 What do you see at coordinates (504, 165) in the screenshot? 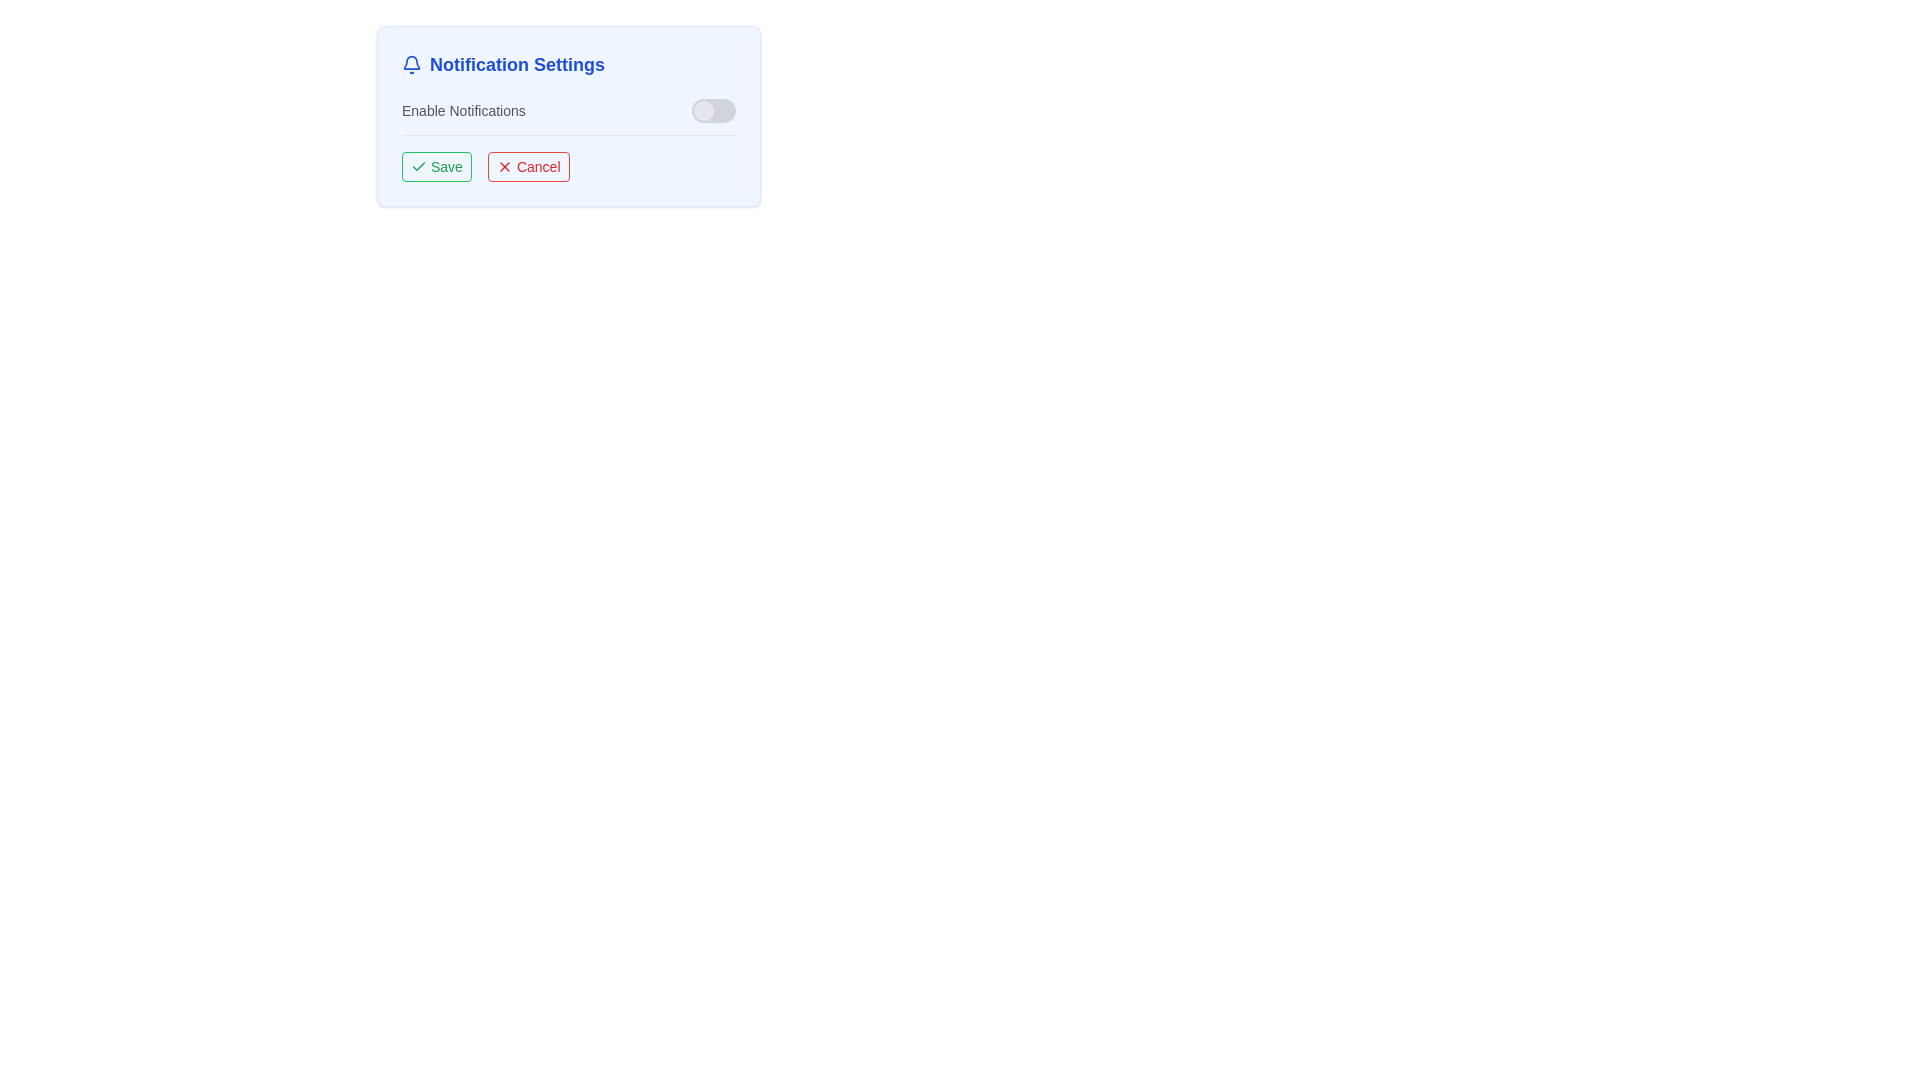
I see `the small red 'X' icon that is part of the 'Cancel' button in the settings interface` at bounding box center [504, 165].